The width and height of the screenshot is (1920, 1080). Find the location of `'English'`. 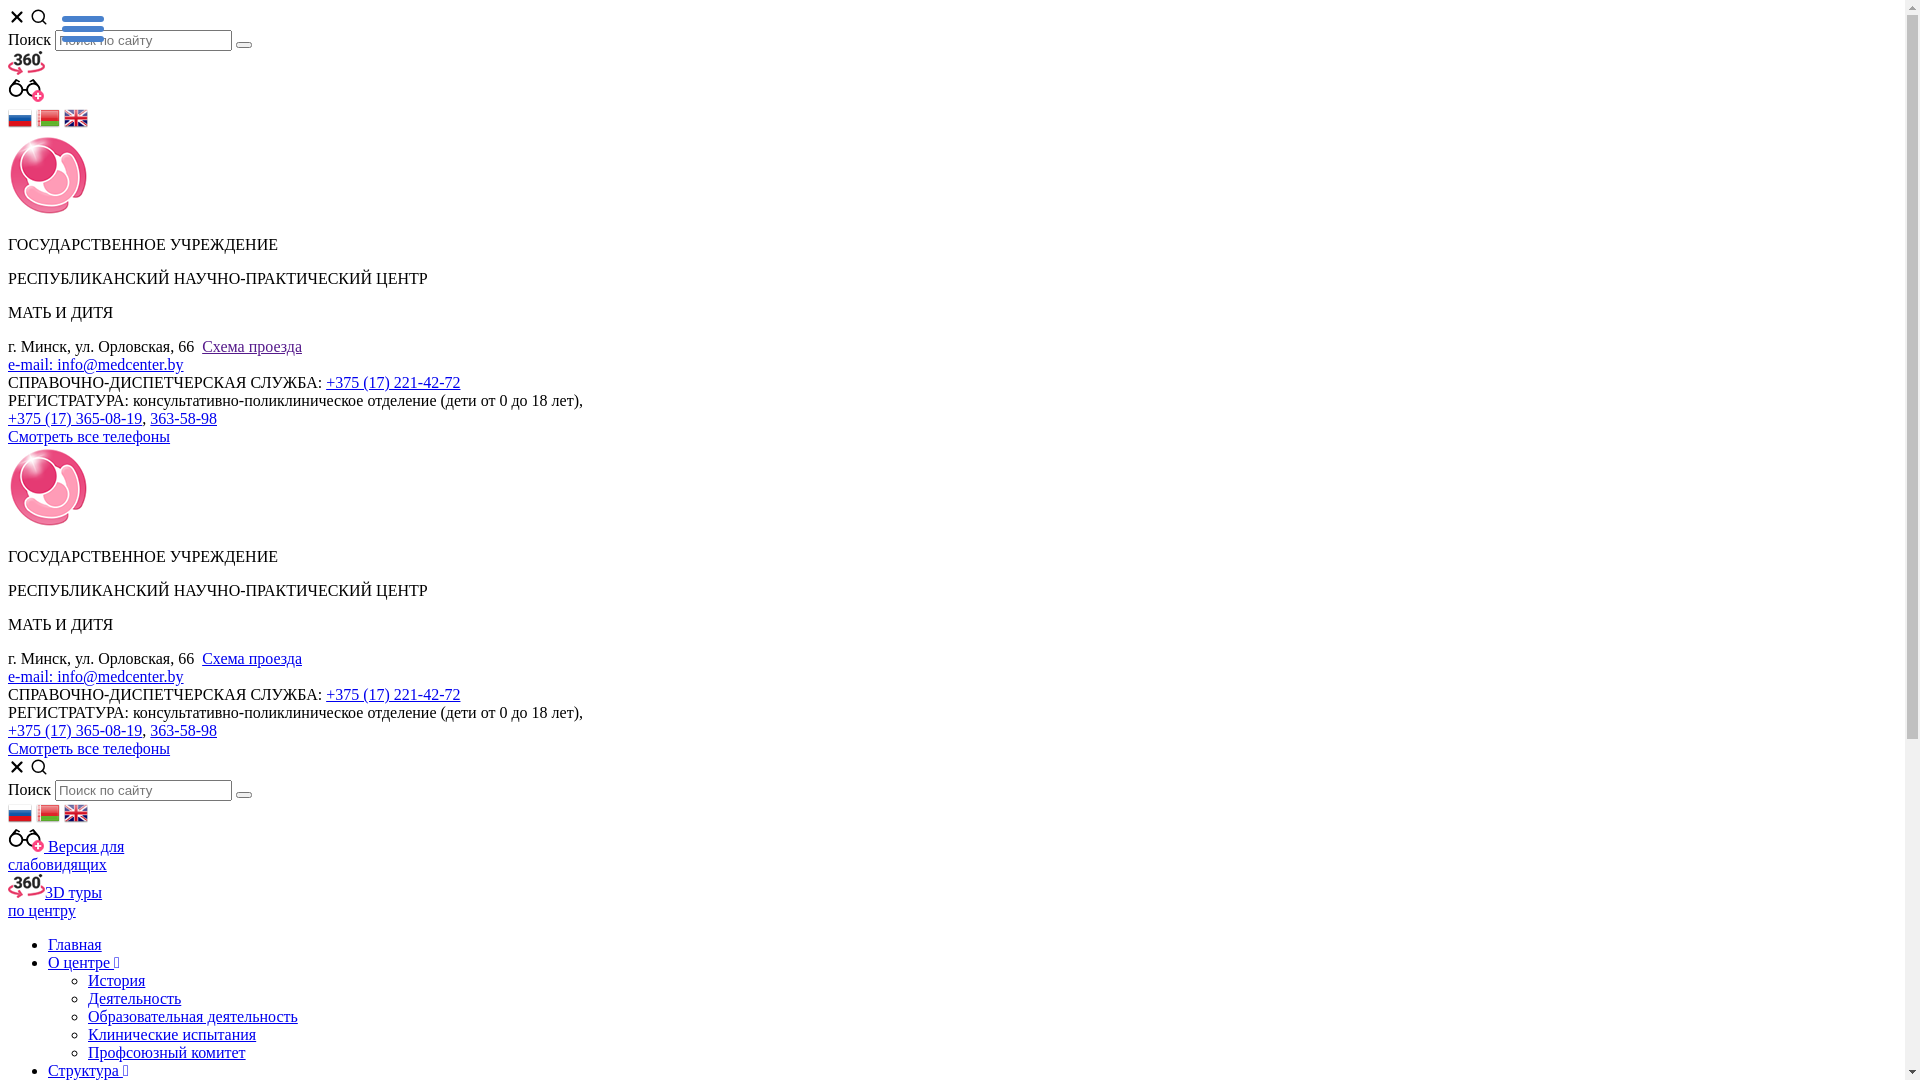

'English' is located at coordinates (76, 819).